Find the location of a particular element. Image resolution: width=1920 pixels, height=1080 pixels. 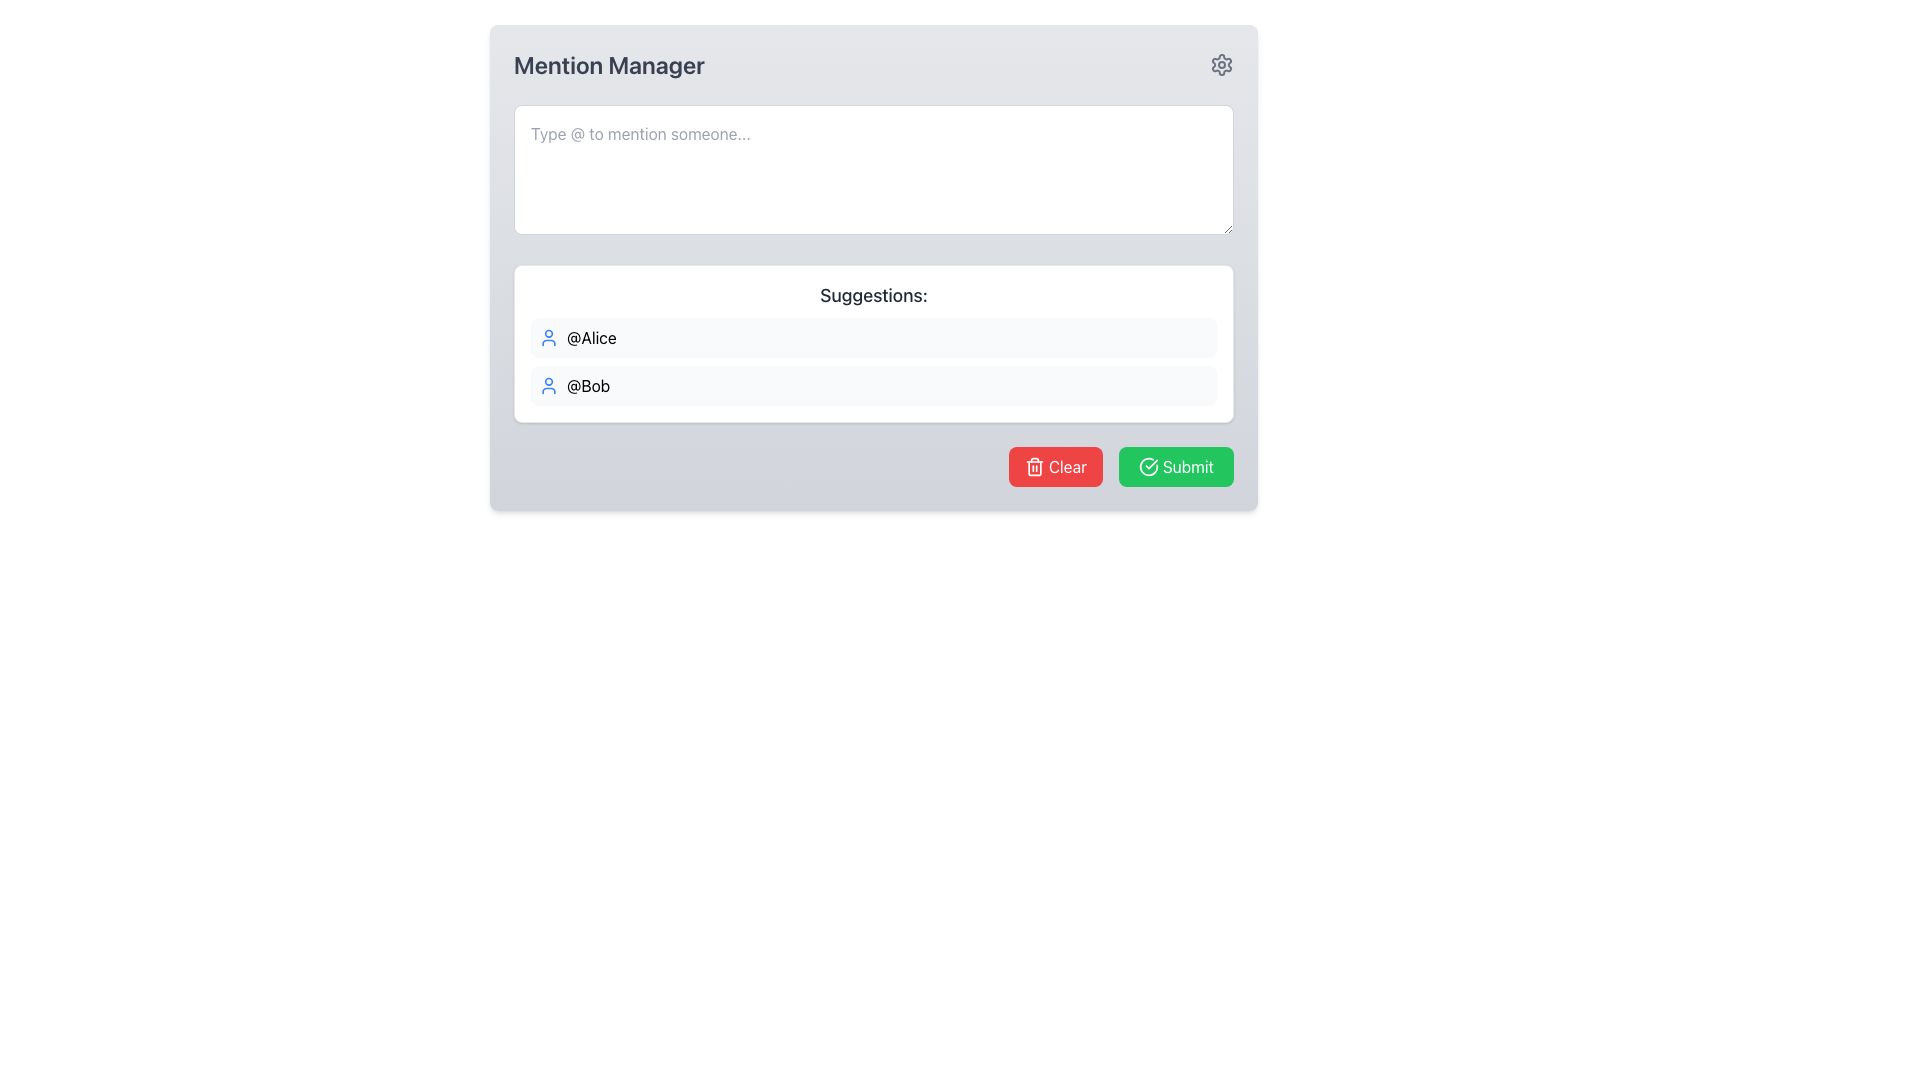

the text label '@Bob' positioned in the second entry of the suggestions list is located at coordinates (587, 385).